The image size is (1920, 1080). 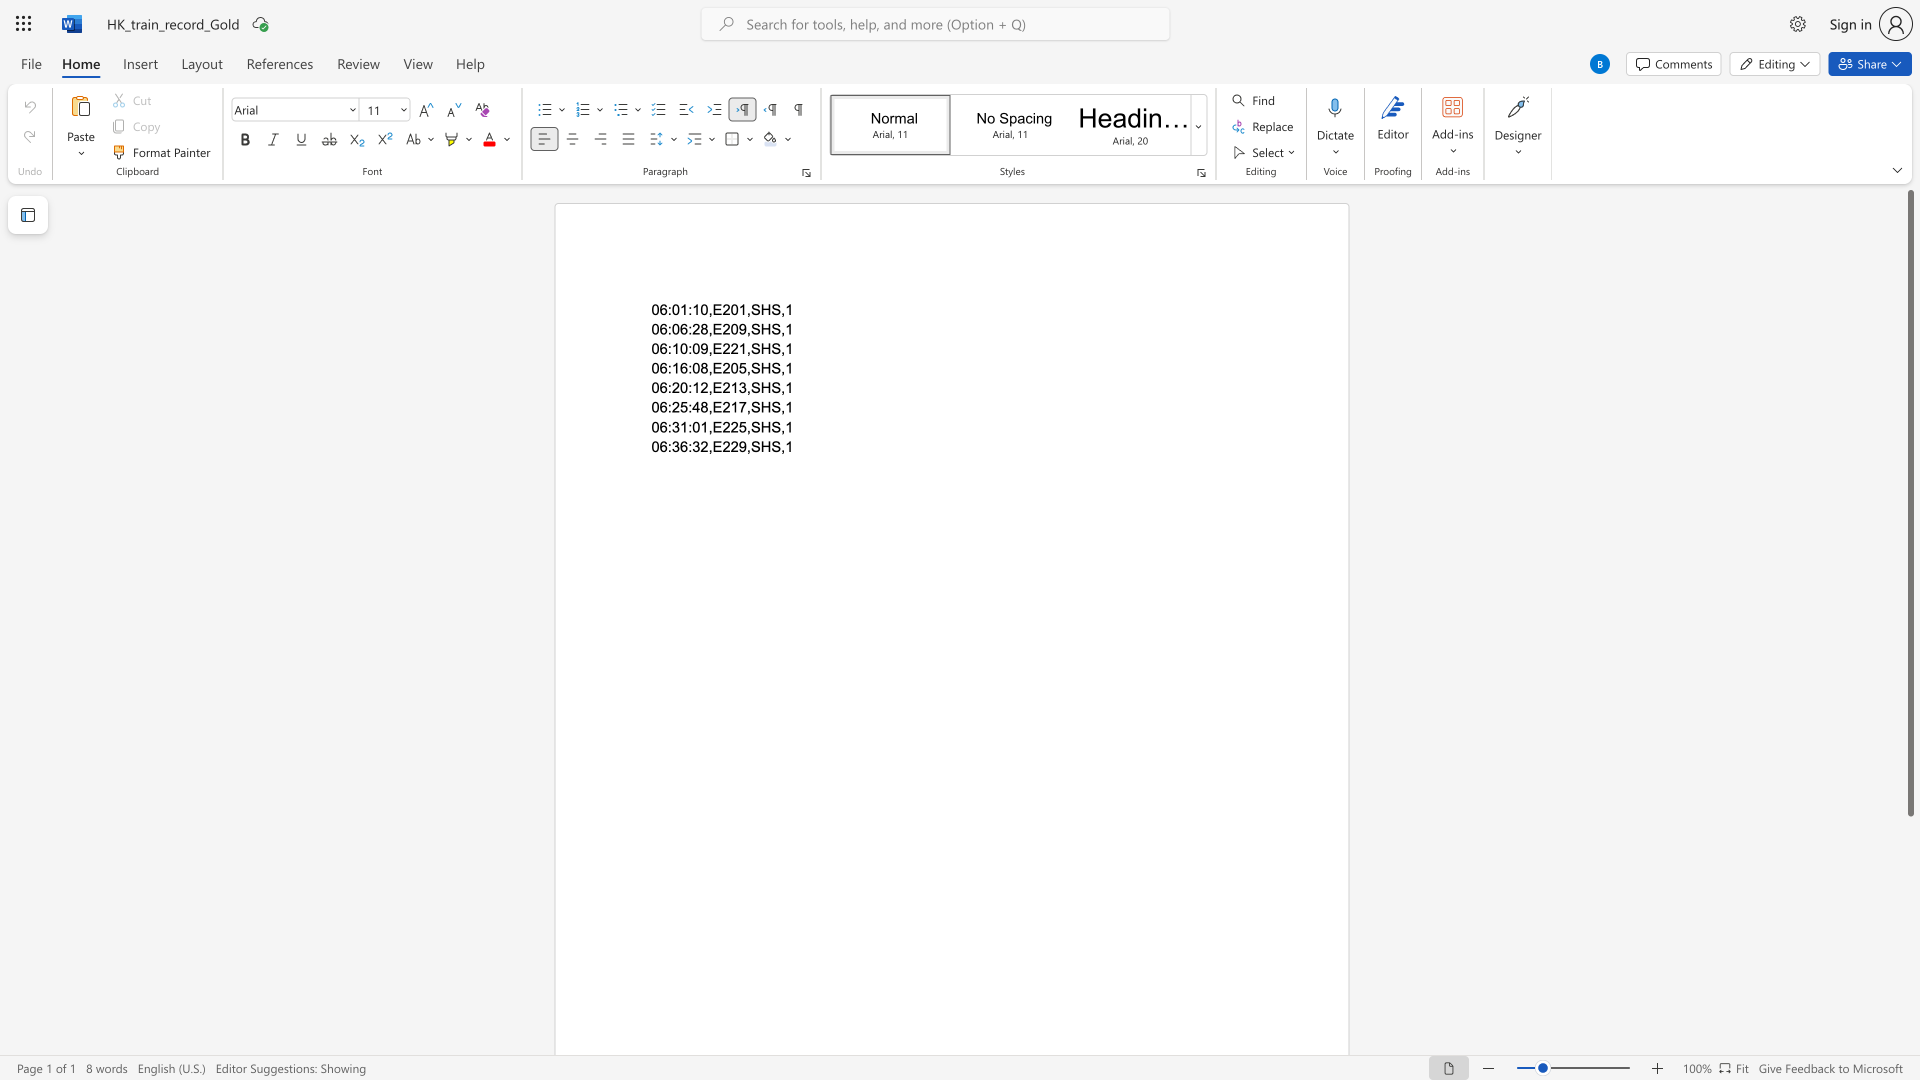 I want to click on the scrollbar to slide the page down, so click(x=1909, y=929).